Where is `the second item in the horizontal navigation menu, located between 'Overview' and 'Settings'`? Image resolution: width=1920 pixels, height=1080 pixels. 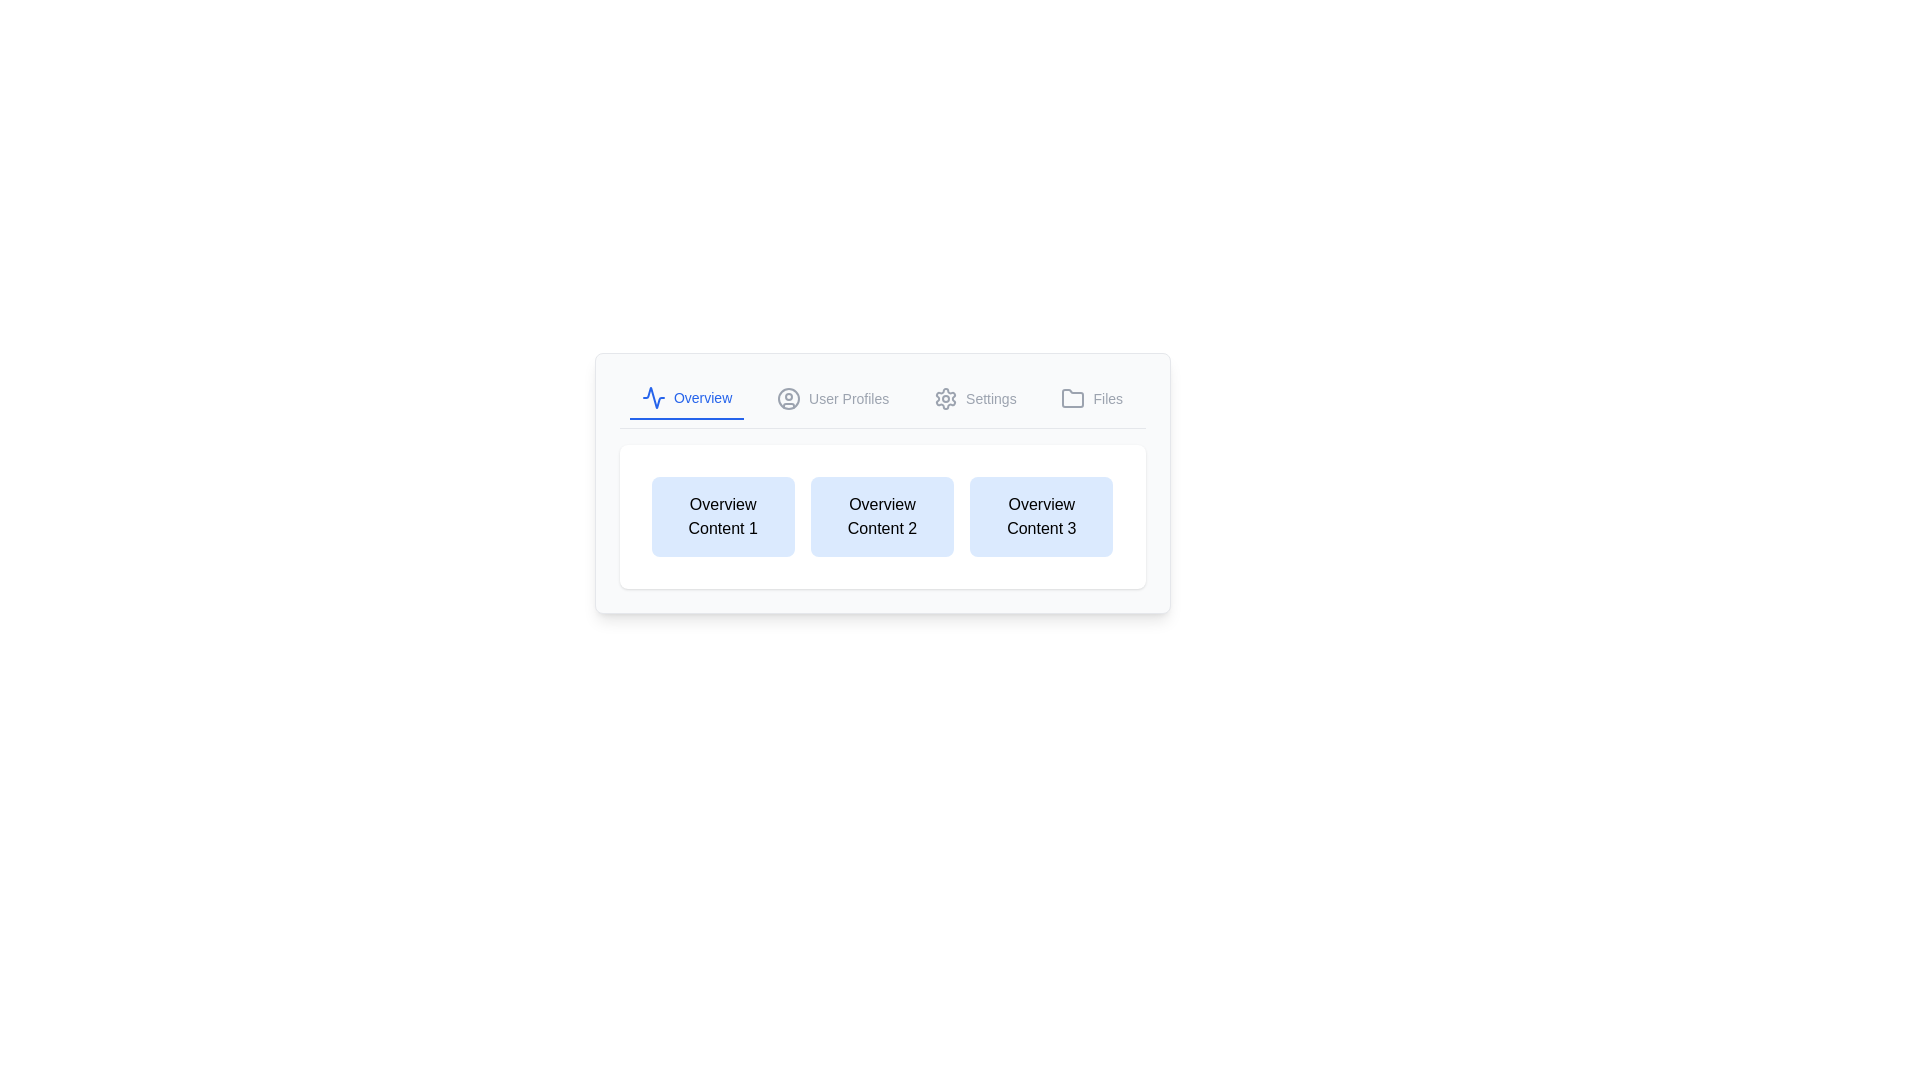 the second item in the horizontal navigation menu, located between 'Overview' and 'Settings' is located at coordinates (833, 398).